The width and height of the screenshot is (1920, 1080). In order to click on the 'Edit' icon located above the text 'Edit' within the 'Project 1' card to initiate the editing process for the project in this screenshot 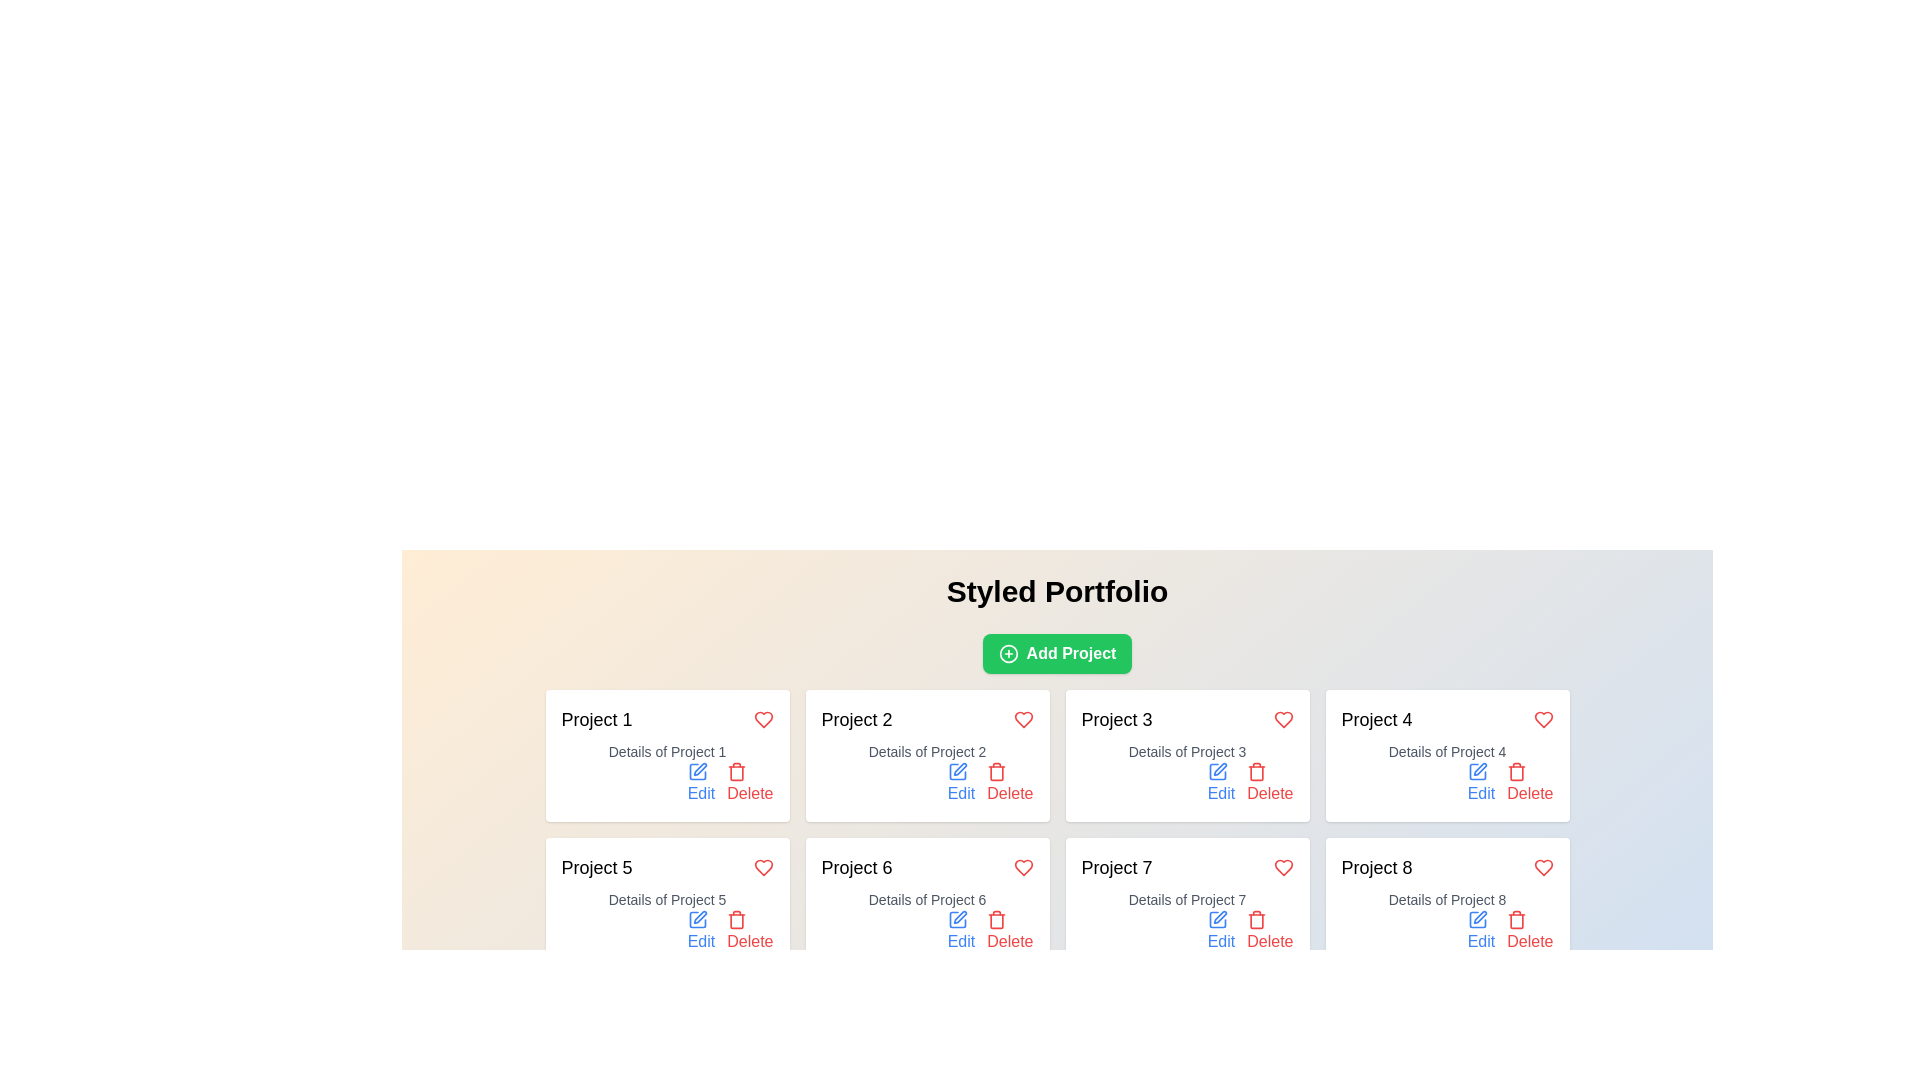, I will do `click(697, 770)`.